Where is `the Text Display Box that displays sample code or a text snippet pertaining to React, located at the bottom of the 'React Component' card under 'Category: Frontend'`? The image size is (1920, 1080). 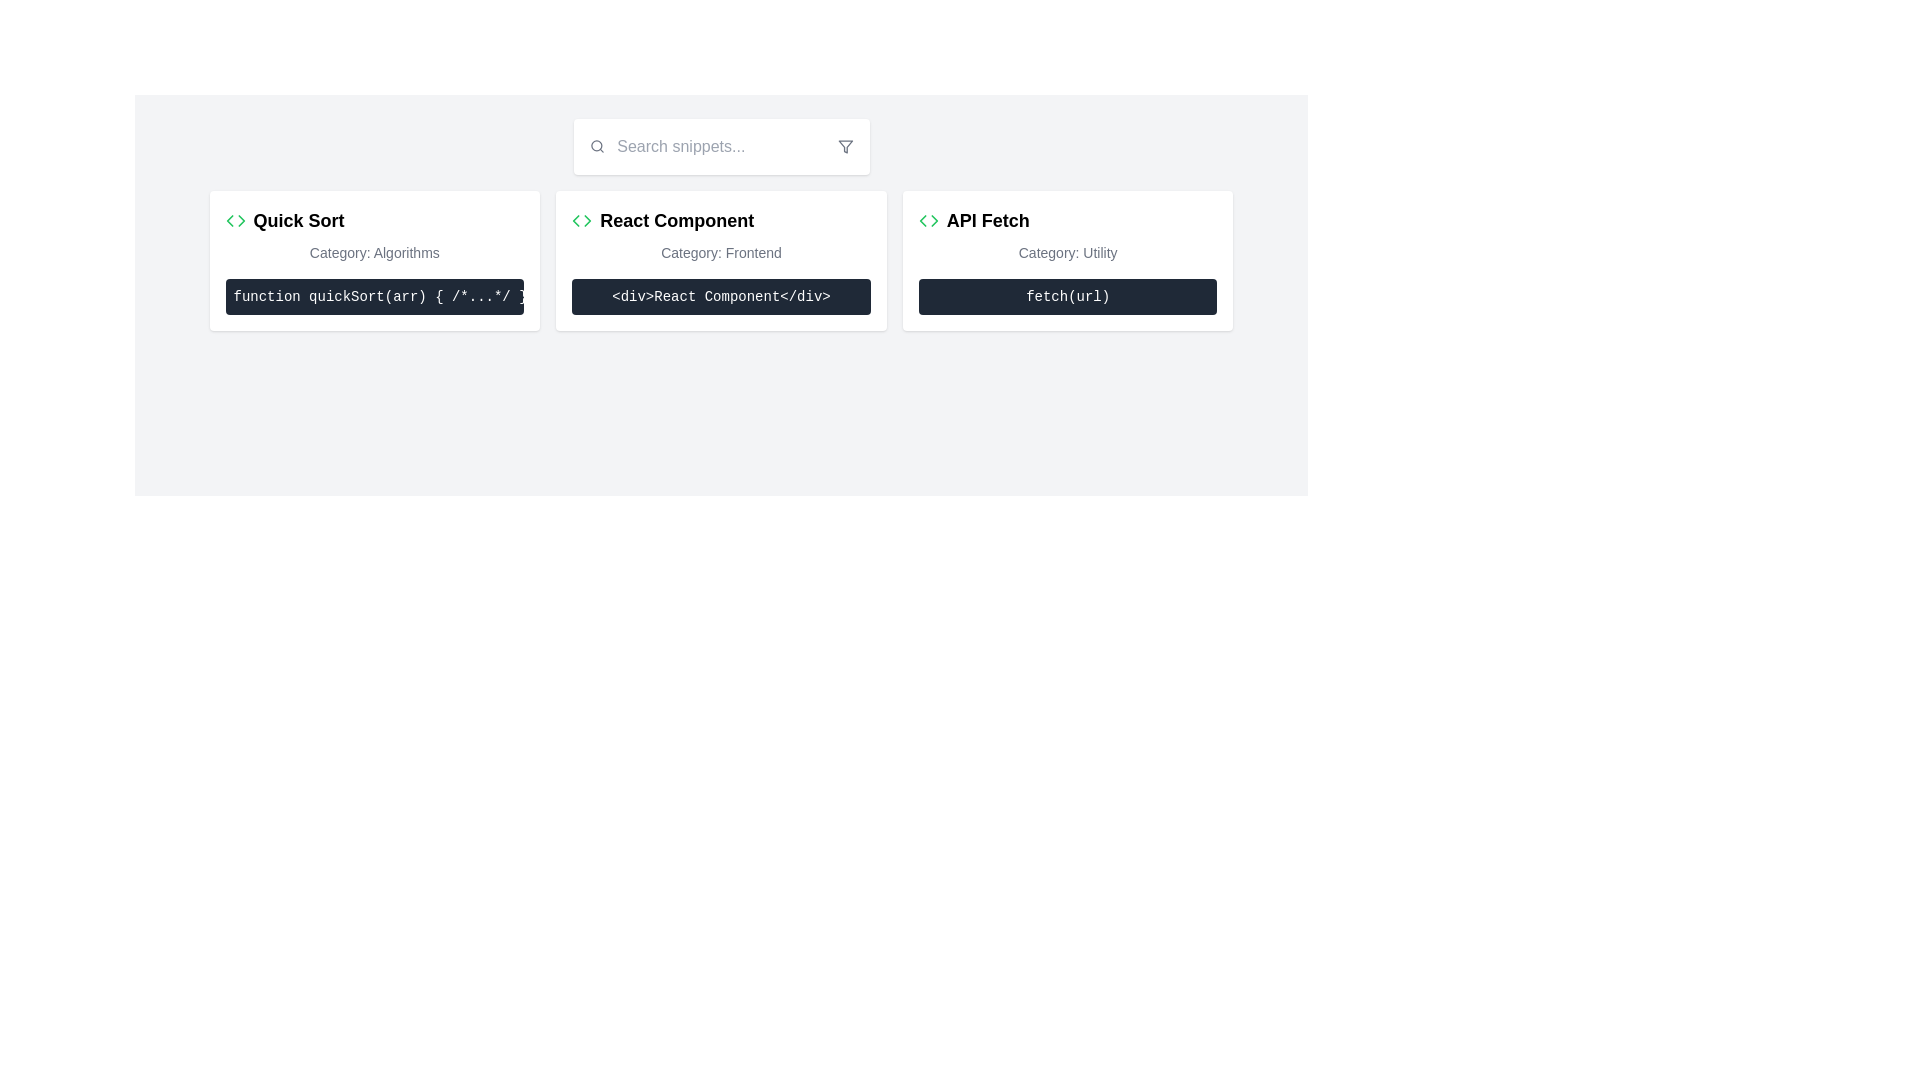 the Text Display Box that displays sample code or a text snippet pertaining to React, located at the bottom of the 'React Component' card under 'Category: Frontend' is located at coordinates (720, 297).